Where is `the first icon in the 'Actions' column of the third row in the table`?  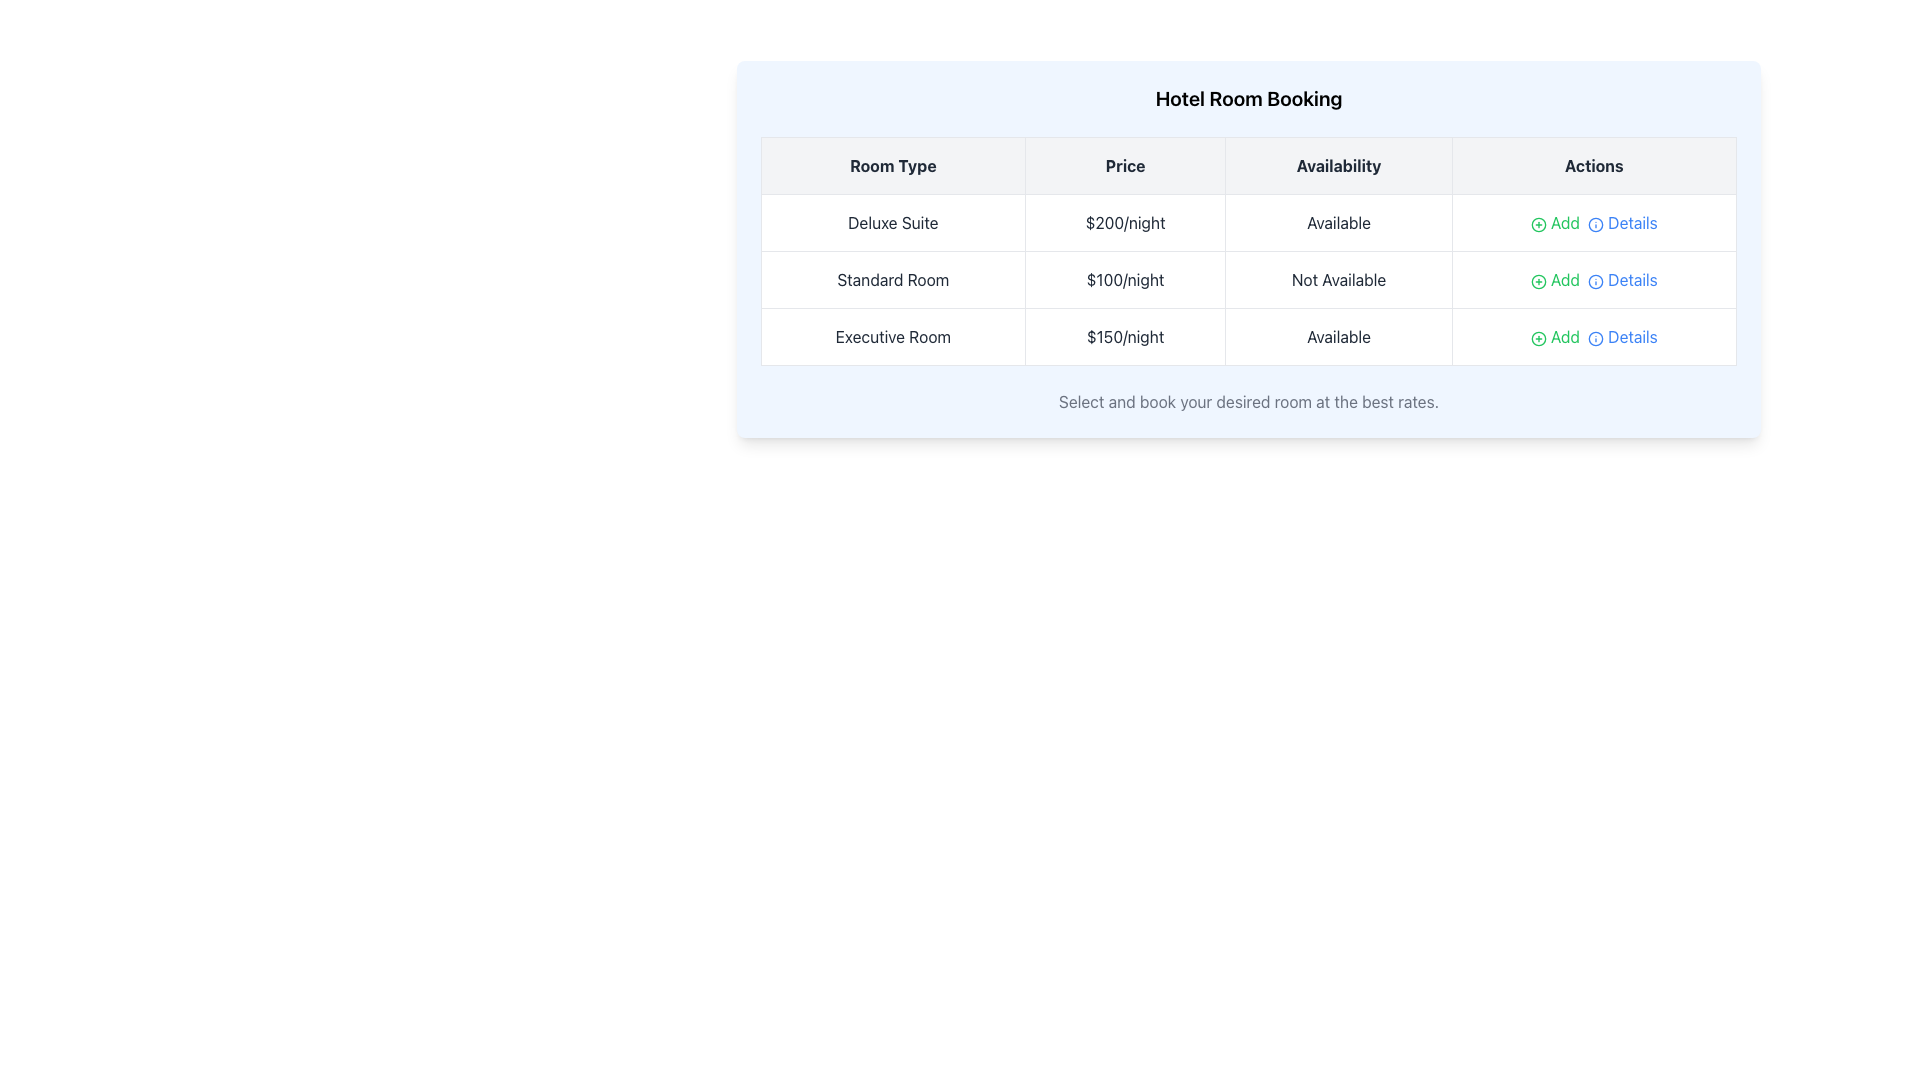
the first icon in the 'Actions' column of the third row in the table is located at coordinates (1595, 224).